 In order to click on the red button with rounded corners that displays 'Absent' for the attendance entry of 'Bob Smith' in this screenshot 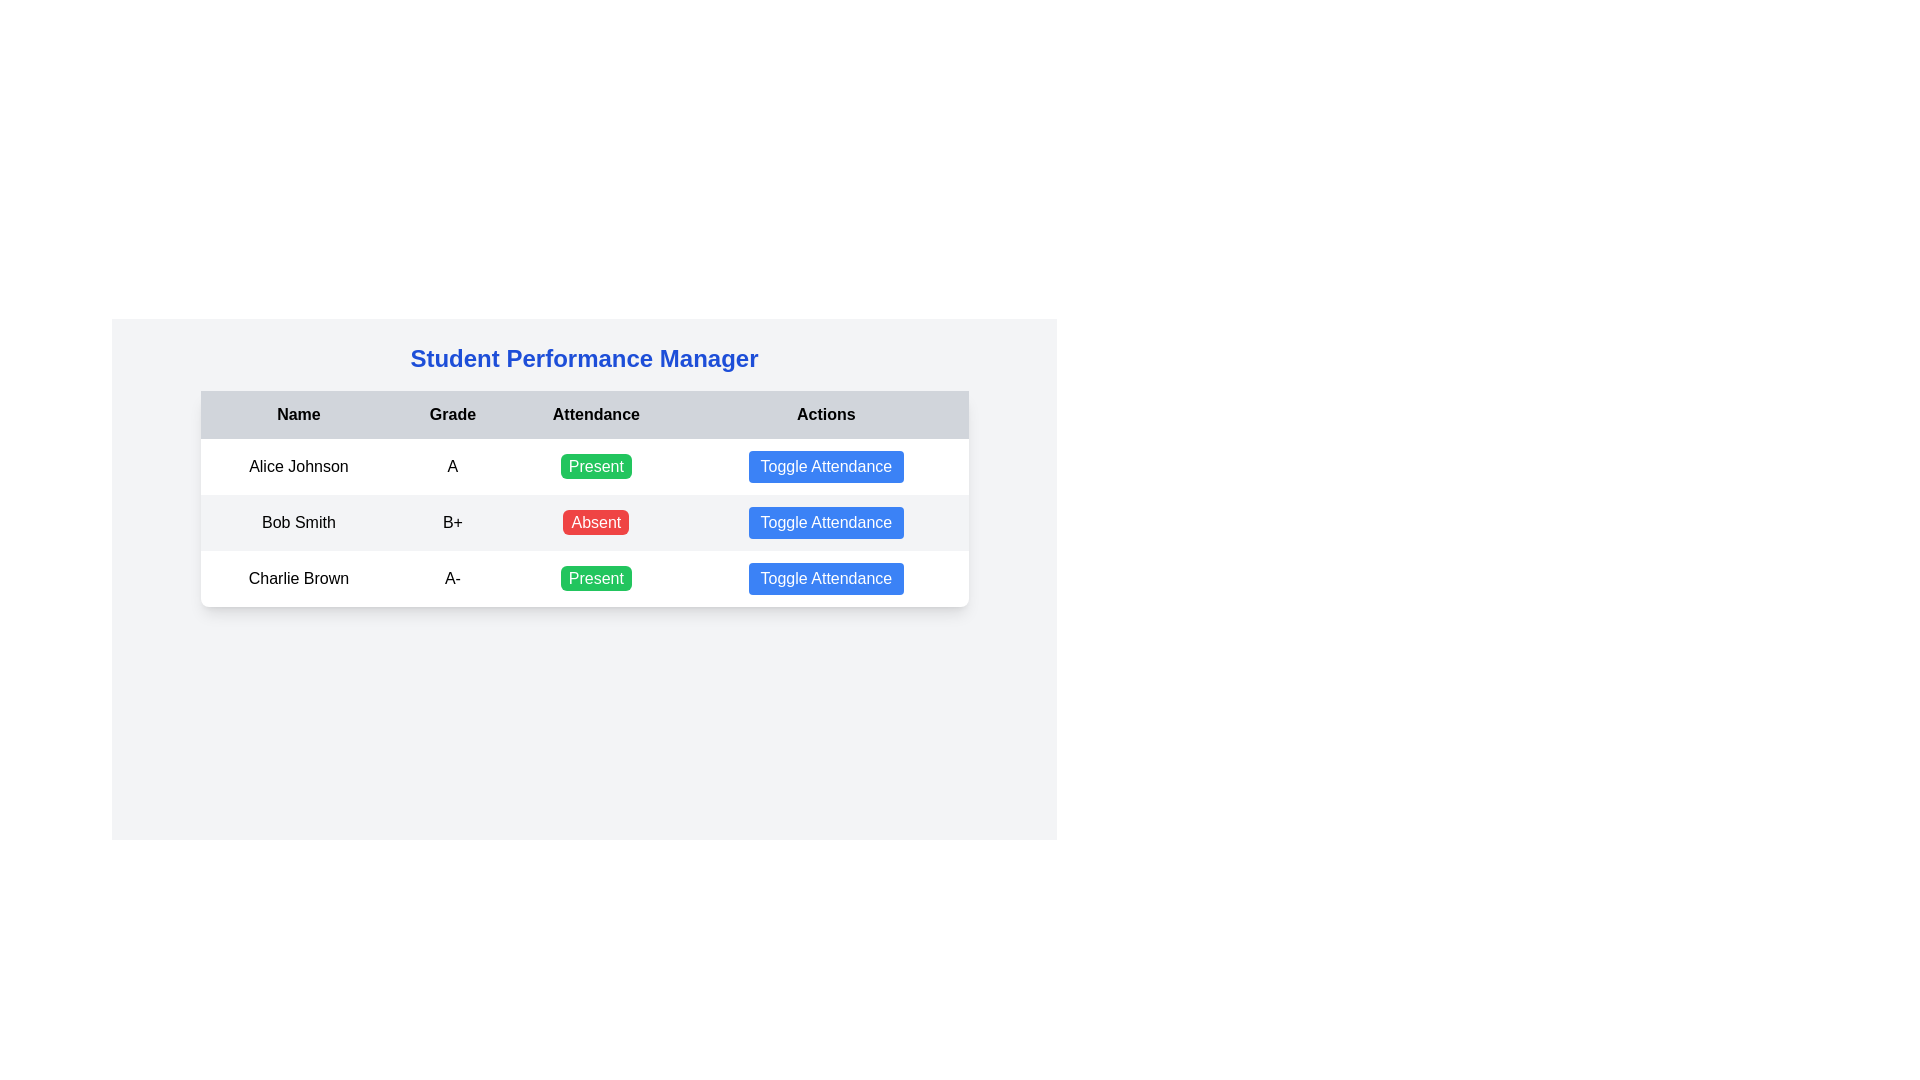, I will do `click(595, 522)`.